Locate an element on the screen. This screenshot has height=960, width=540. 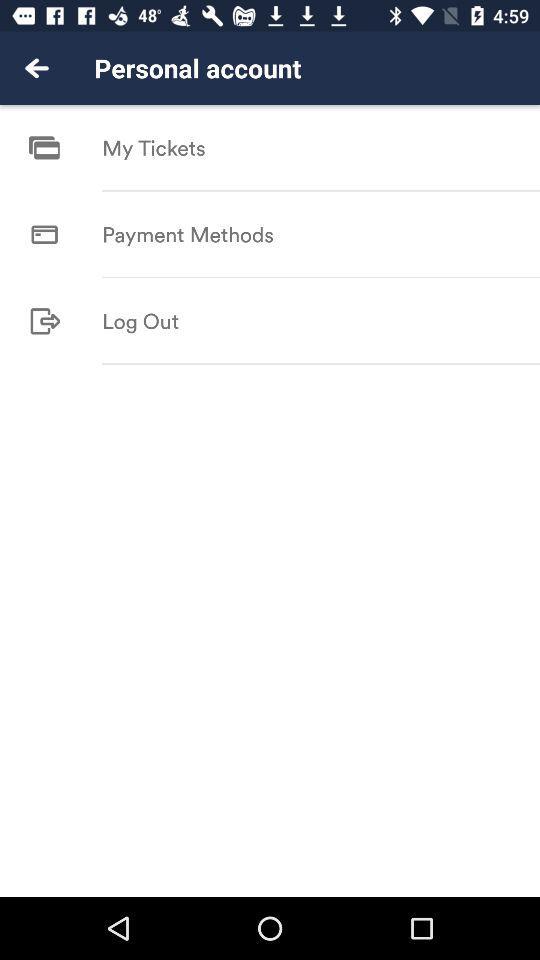
the payment methods icon is located at coordinates (188, 234).